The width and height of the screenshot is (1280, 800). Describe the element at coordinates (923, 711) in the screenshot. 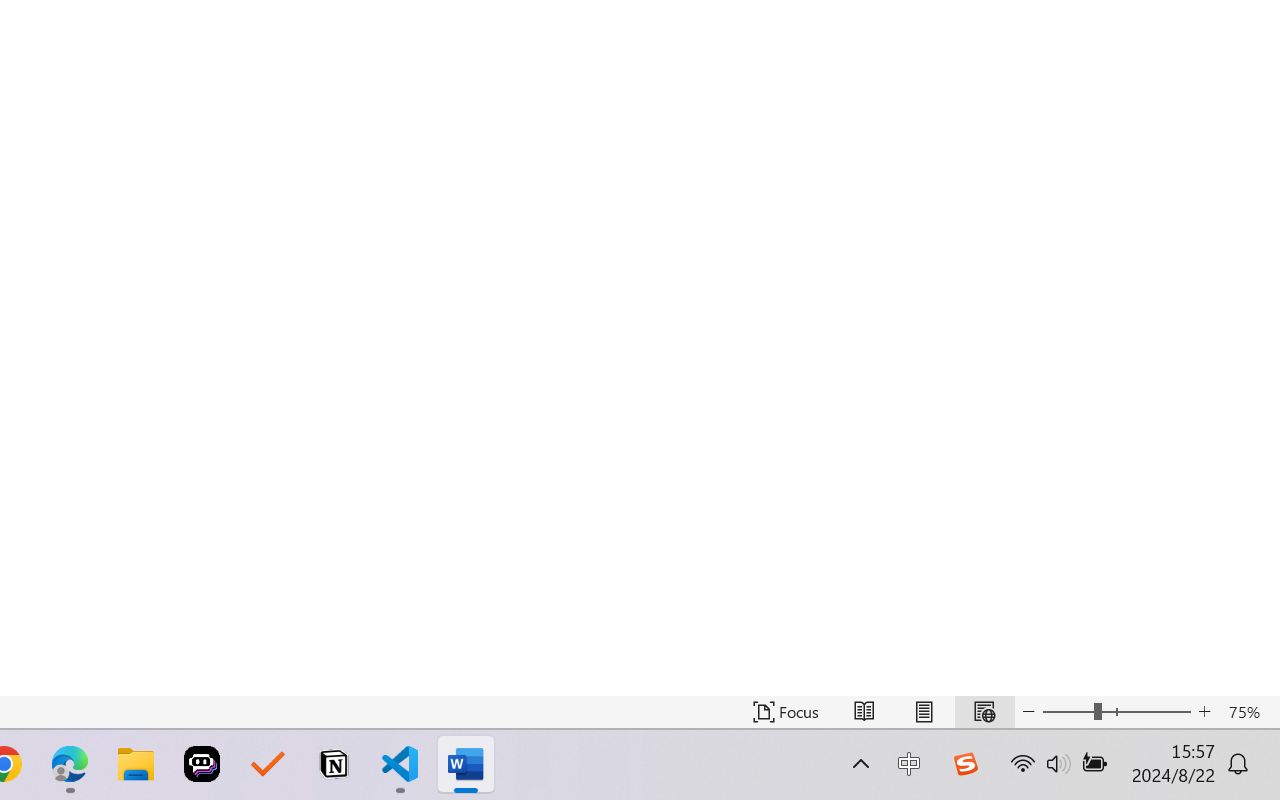

I see `'Print Layout'` at that location.